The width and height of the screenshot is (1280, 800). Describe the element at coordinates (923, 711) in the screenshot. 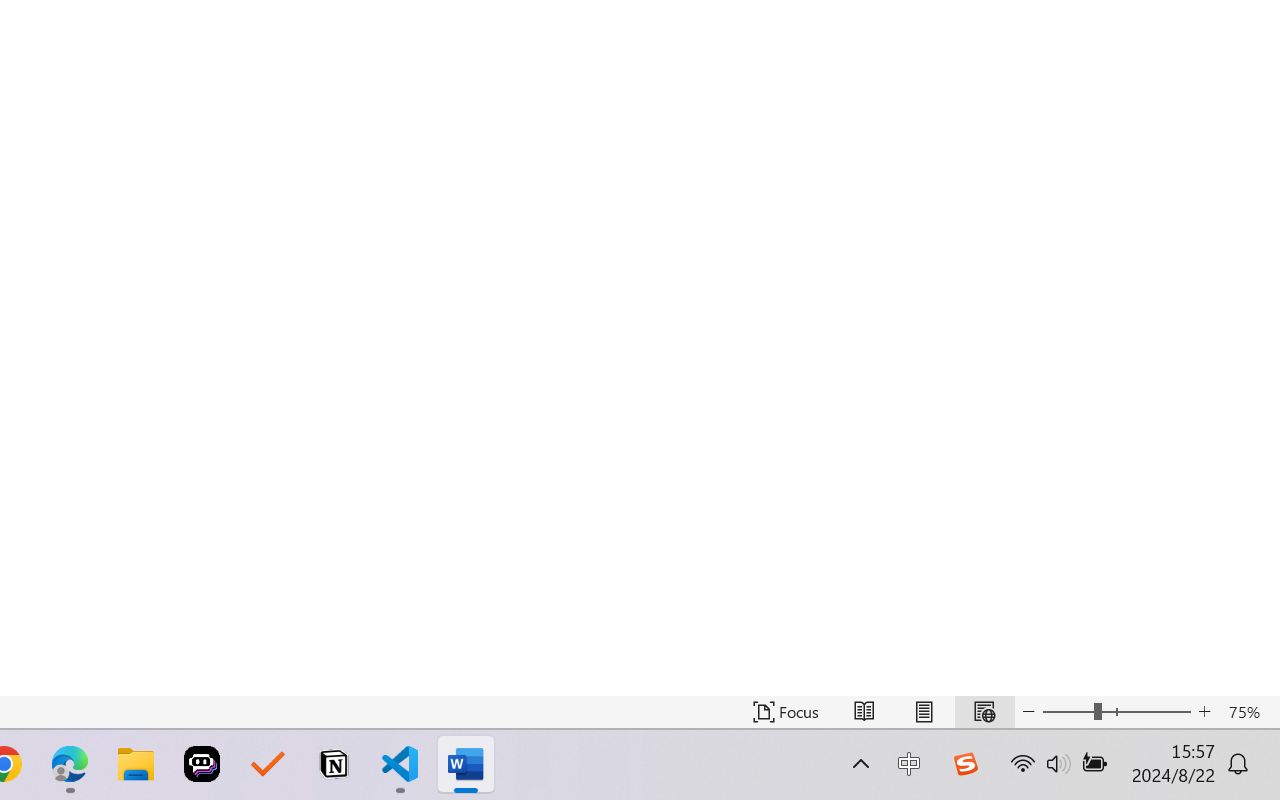

I see `'Print Layout'` at that location.